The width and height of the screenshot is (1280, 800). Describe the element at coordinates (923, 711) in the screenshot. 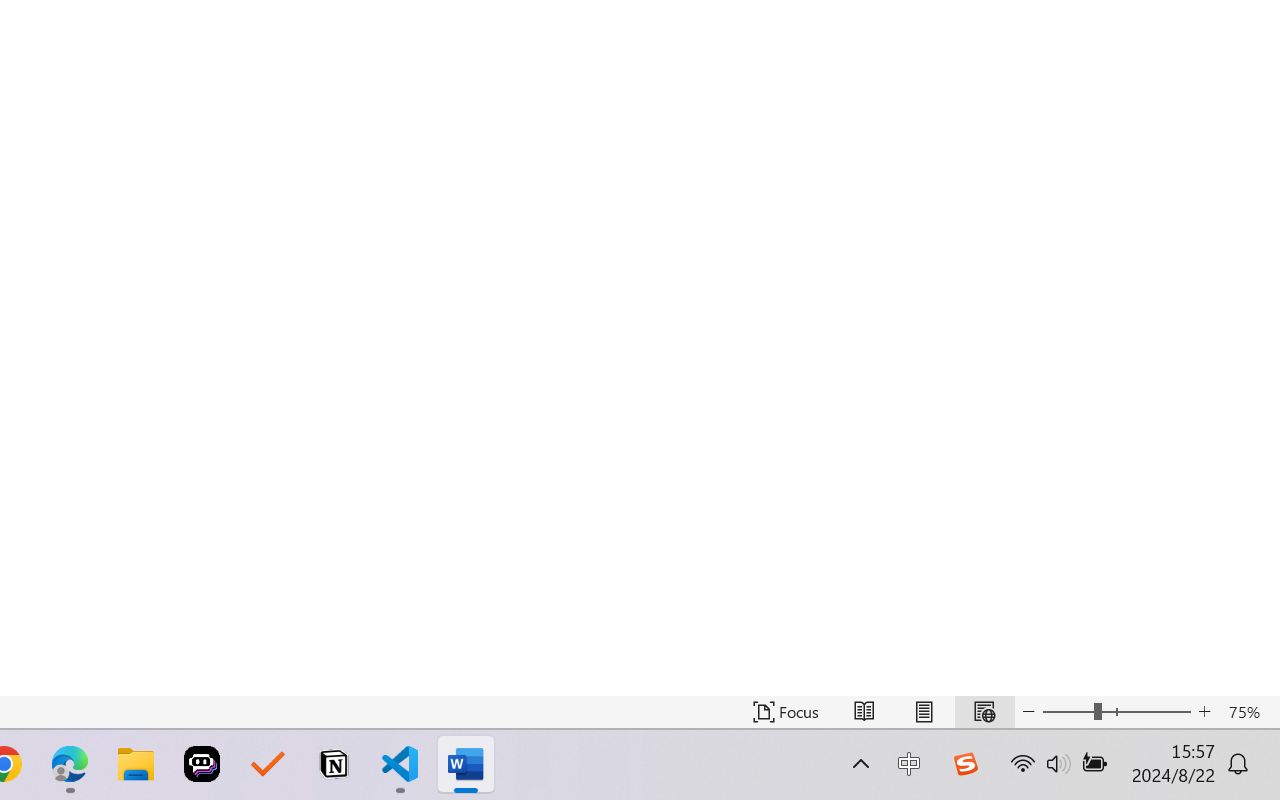

I see `'Print Layout'` at that location.